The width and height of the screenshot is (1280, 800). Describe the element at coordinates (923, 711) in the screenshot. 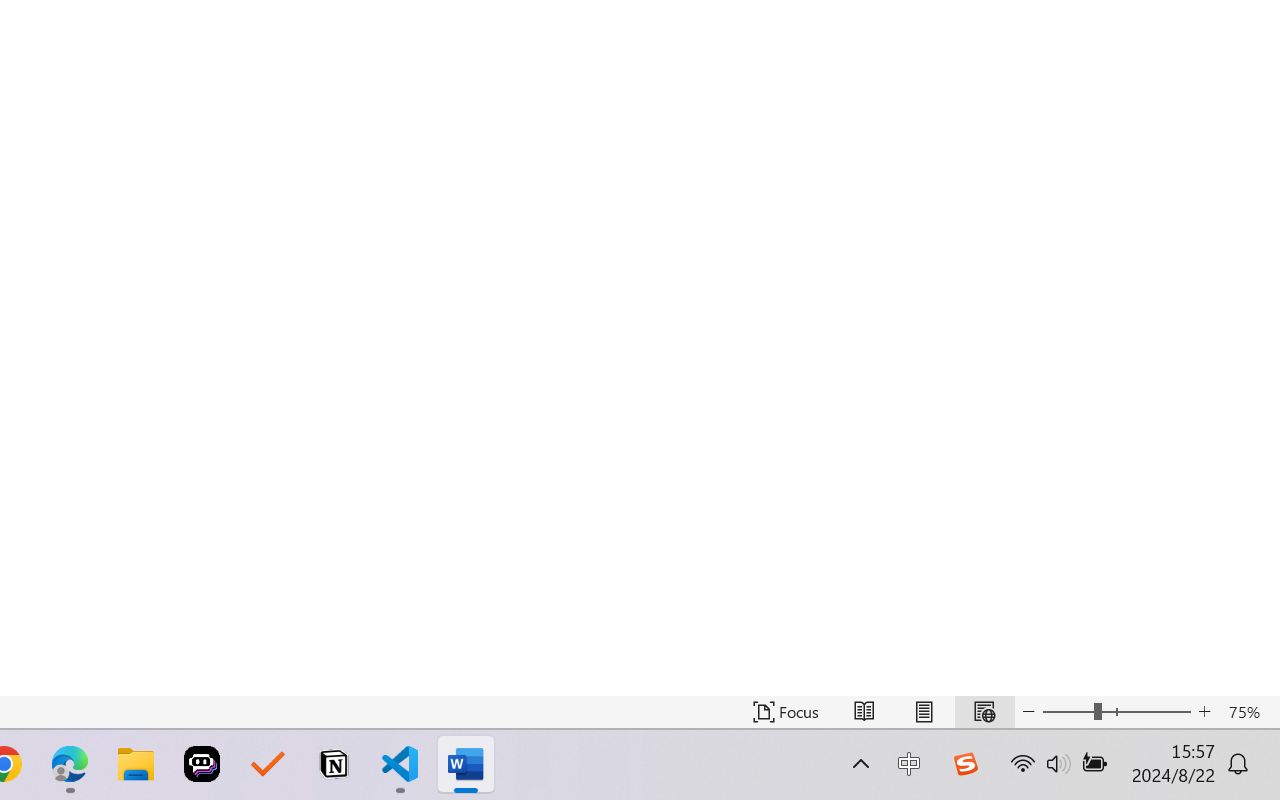

I see `'Print Layout'` at that location.